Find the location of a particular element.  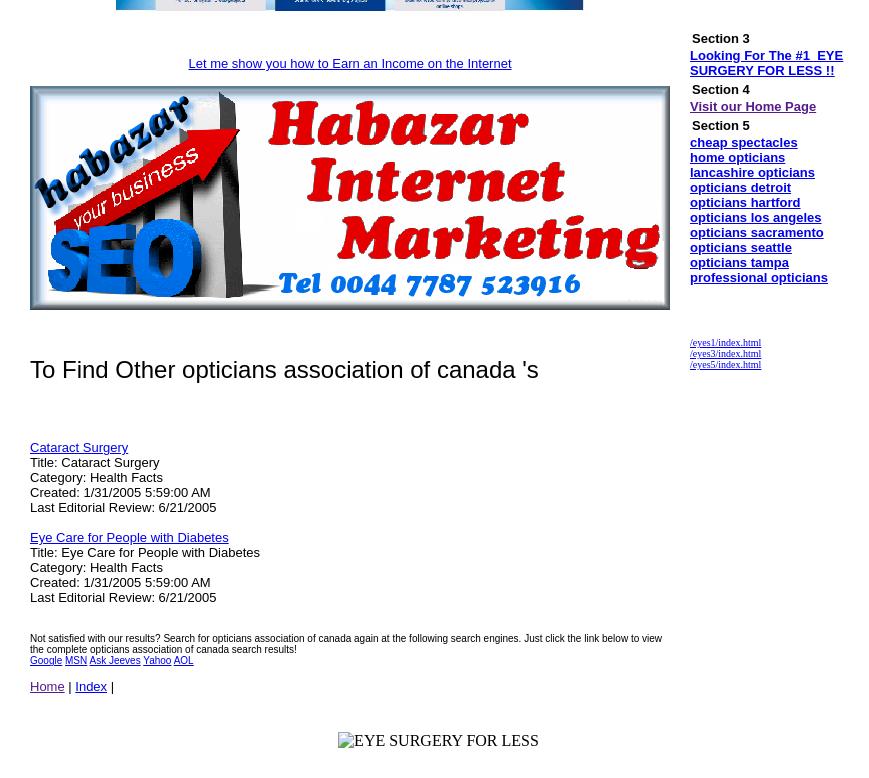

'MSN' is located at coordinates (75, 660).